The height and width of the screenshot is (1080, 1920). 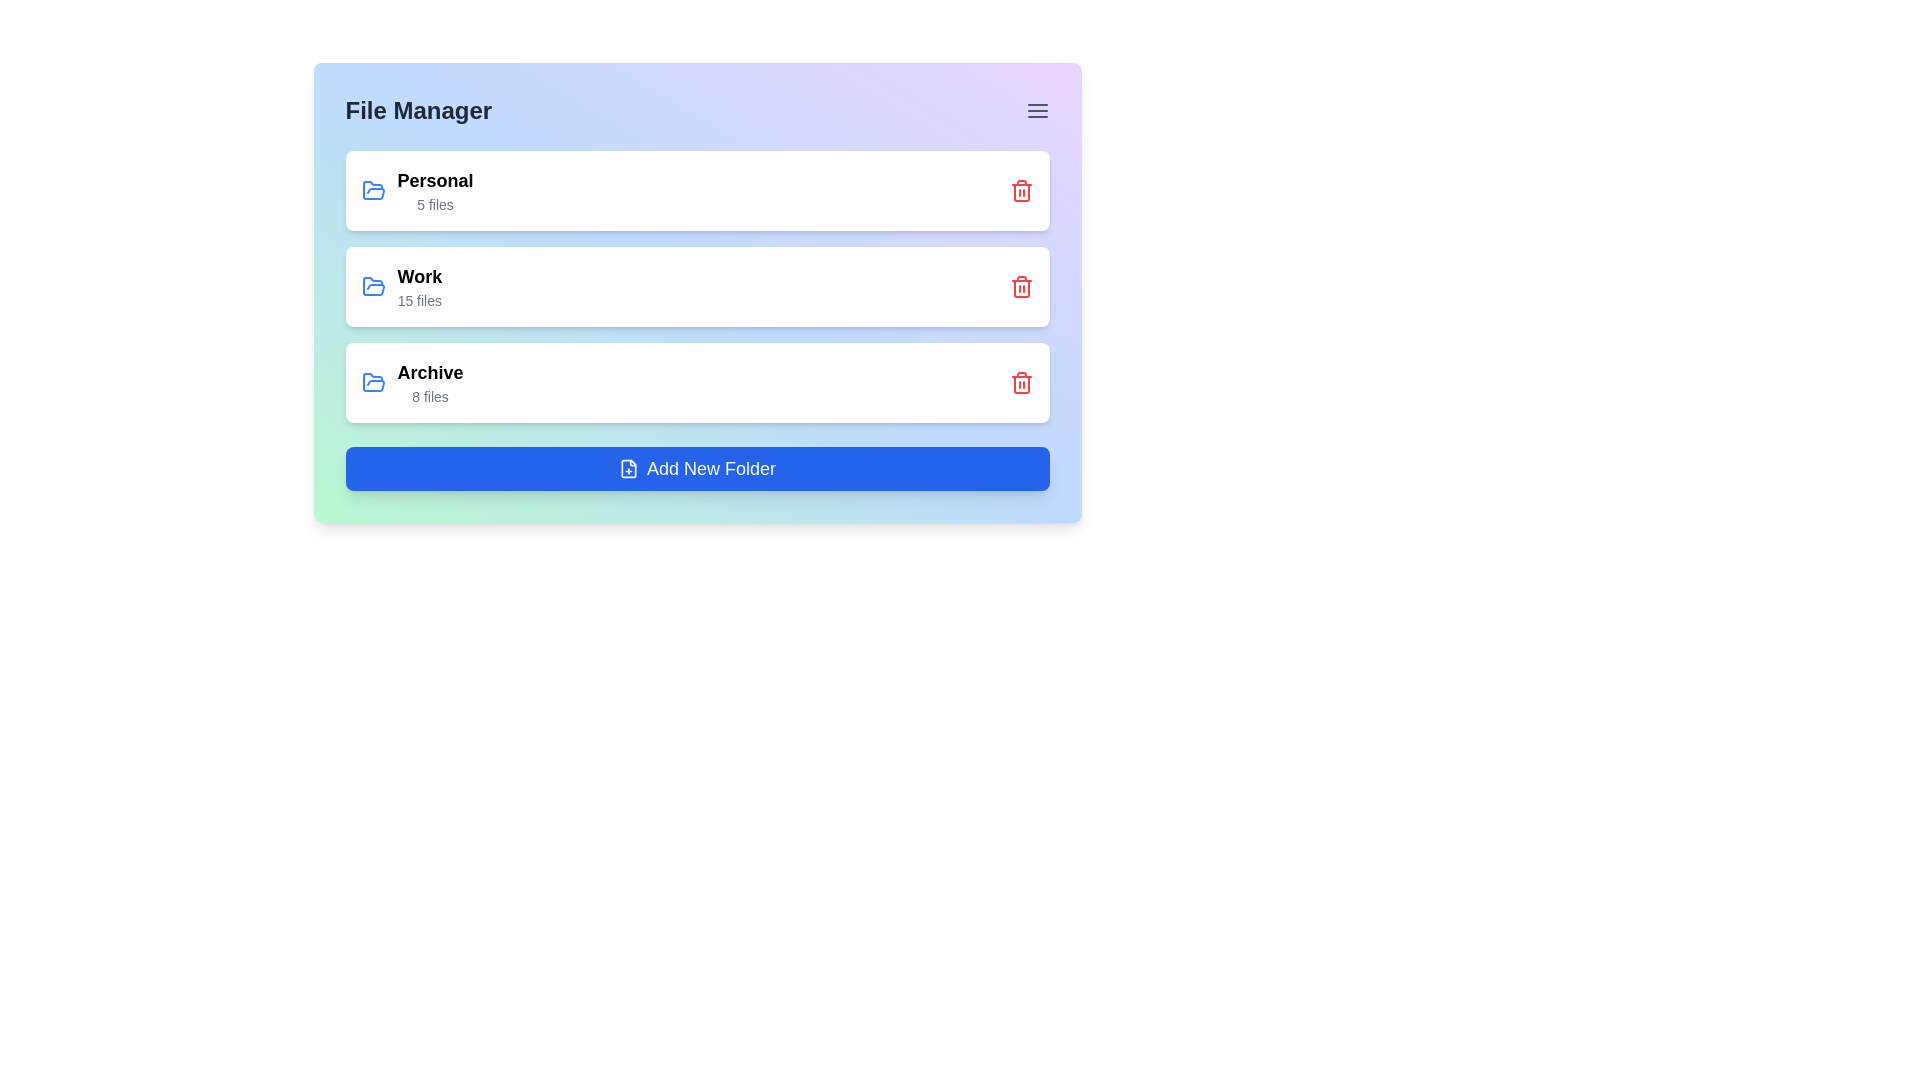 I want to click on the delete icon for the folder named Personal, so click(x=1021, y=191).